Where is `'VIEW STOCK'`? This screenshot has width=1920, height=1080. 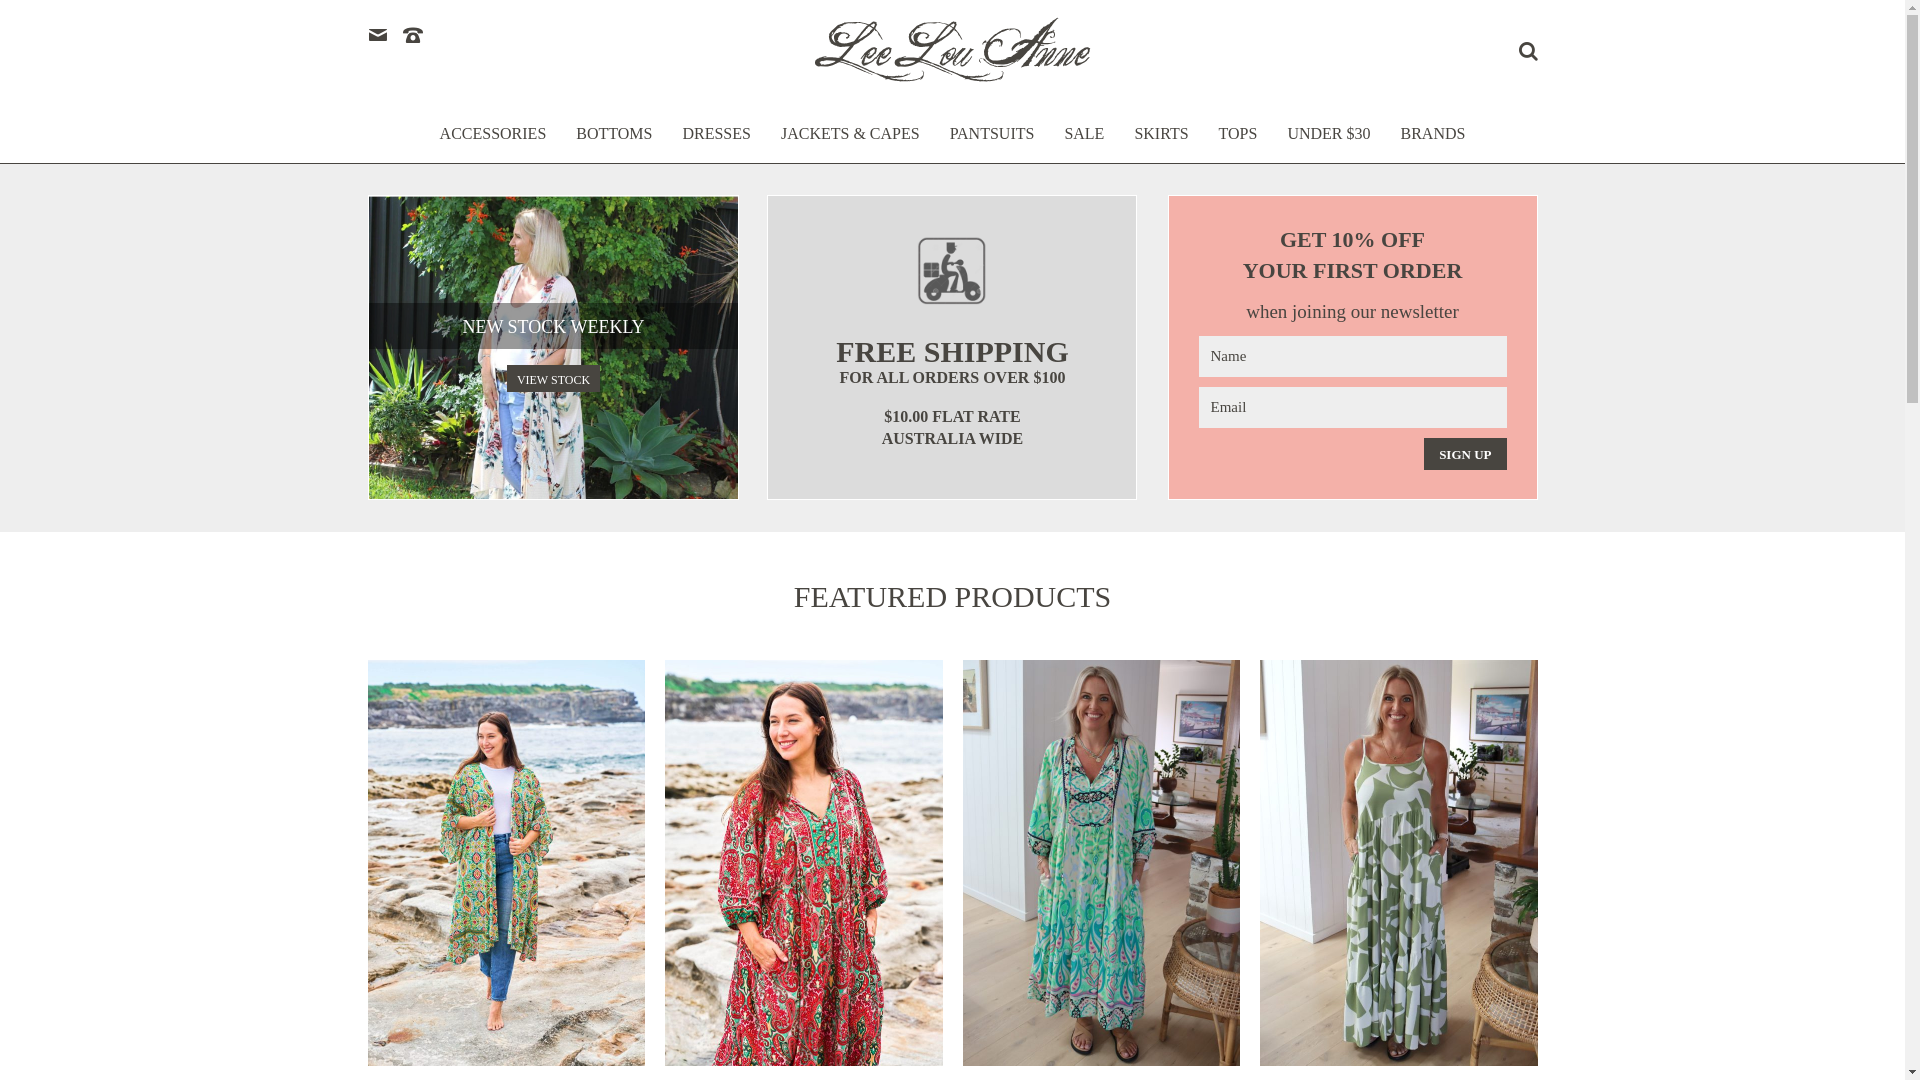
'VIEW STOCK' is located at coordinates (507, 378).